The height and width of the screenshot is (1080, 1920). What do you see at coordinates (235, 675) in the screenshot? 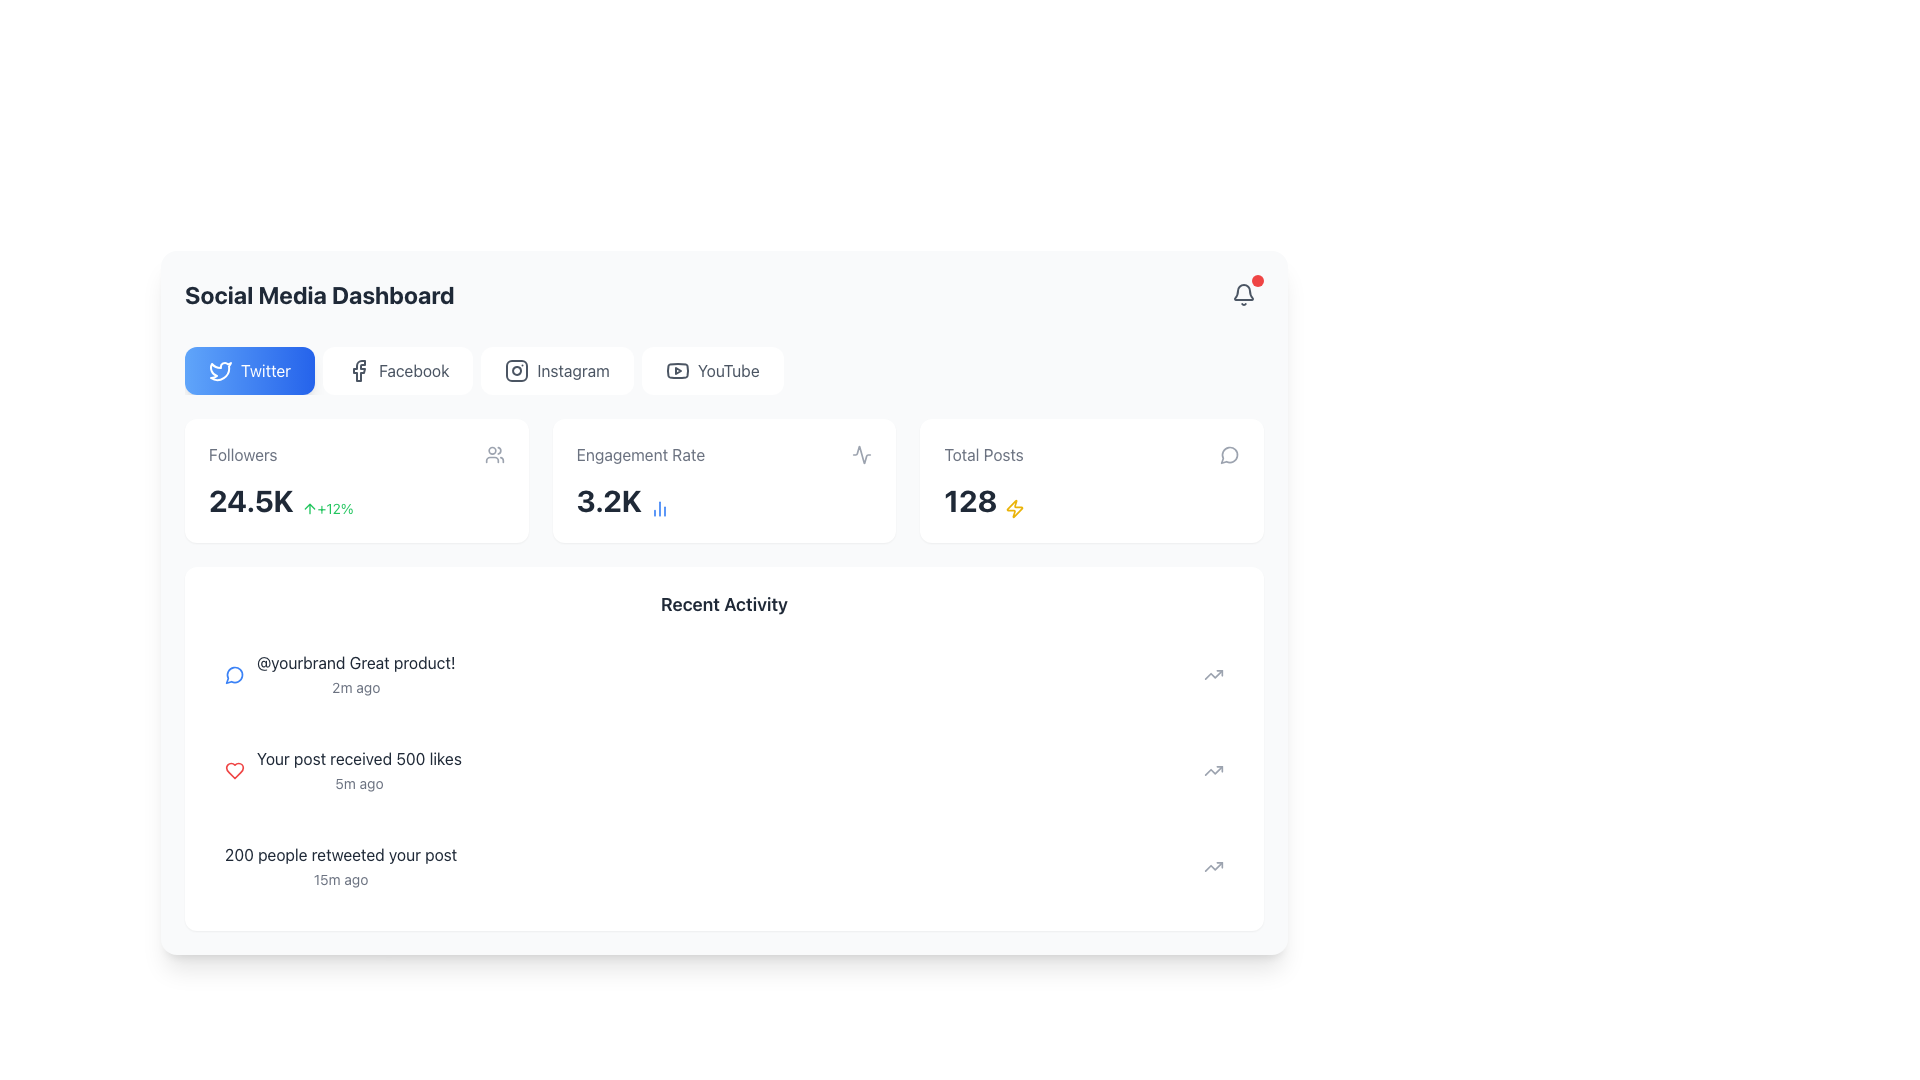
I see `the comment icon located in the 'Recent Activity' section of the Social Media Dashboard, which is positioned to the left of the text '@yourbrand Great product! 2m ago'` at bounding box center [235, 675].